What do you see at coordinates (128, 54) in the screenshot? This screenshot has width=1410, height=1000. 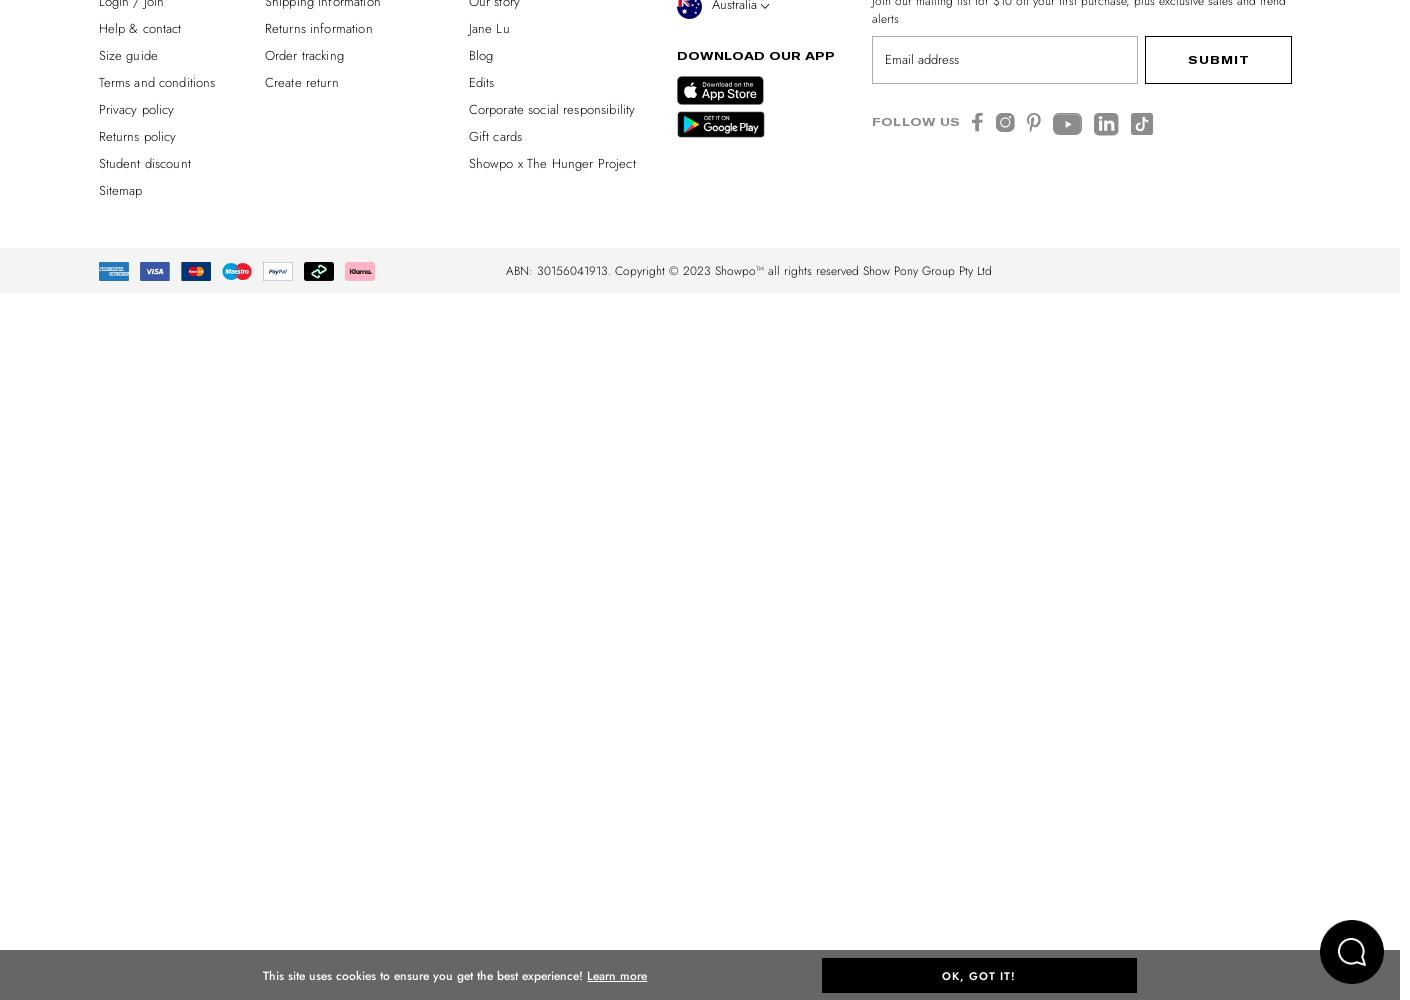 I see `'Size guide'` at bounding box center [128, 54].